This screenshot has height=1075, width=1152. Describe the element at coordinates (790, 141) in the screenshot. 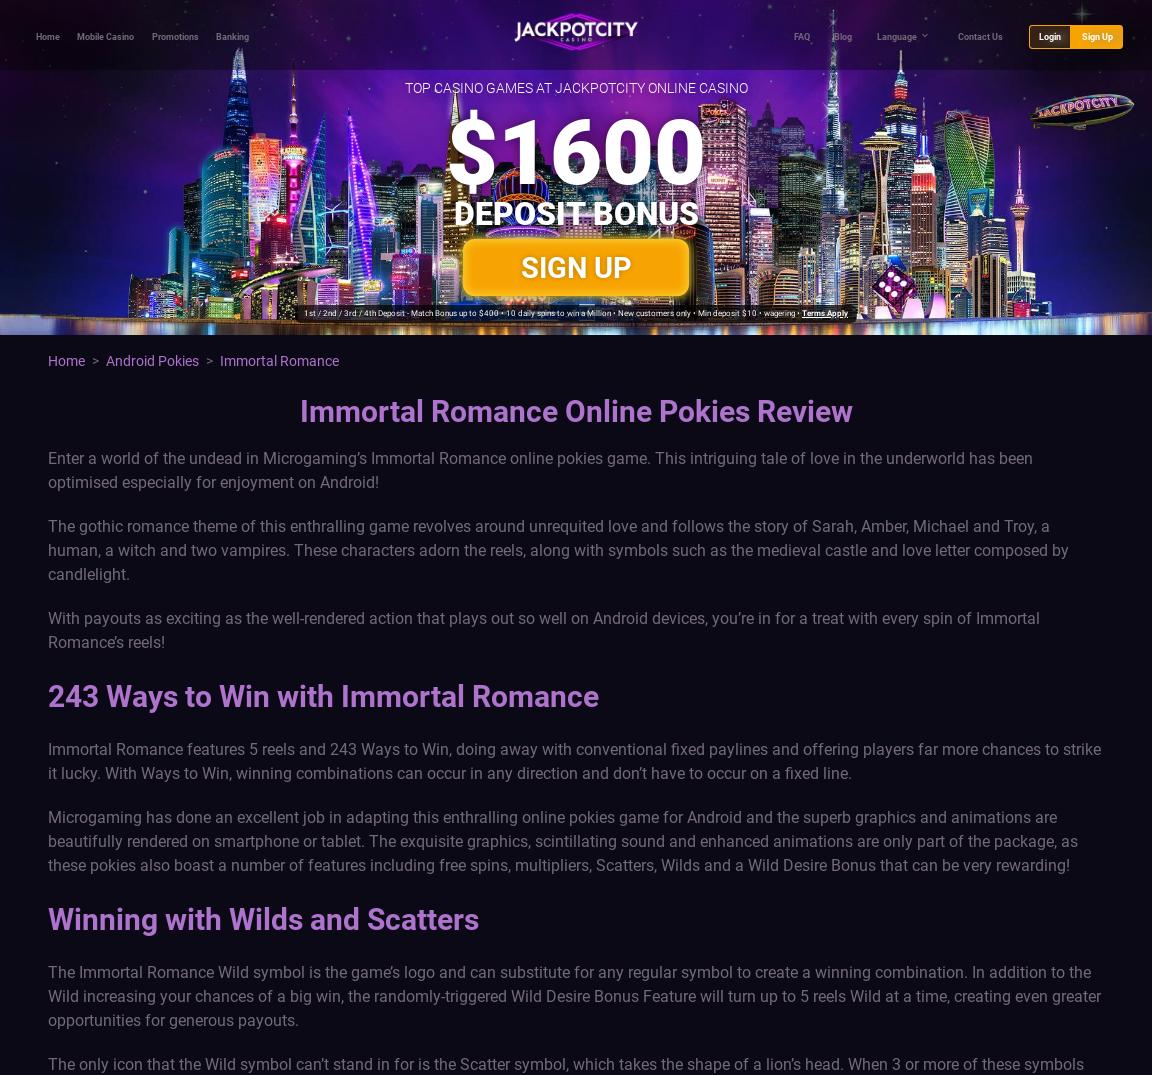

I see `'English Ireland'` at that location.